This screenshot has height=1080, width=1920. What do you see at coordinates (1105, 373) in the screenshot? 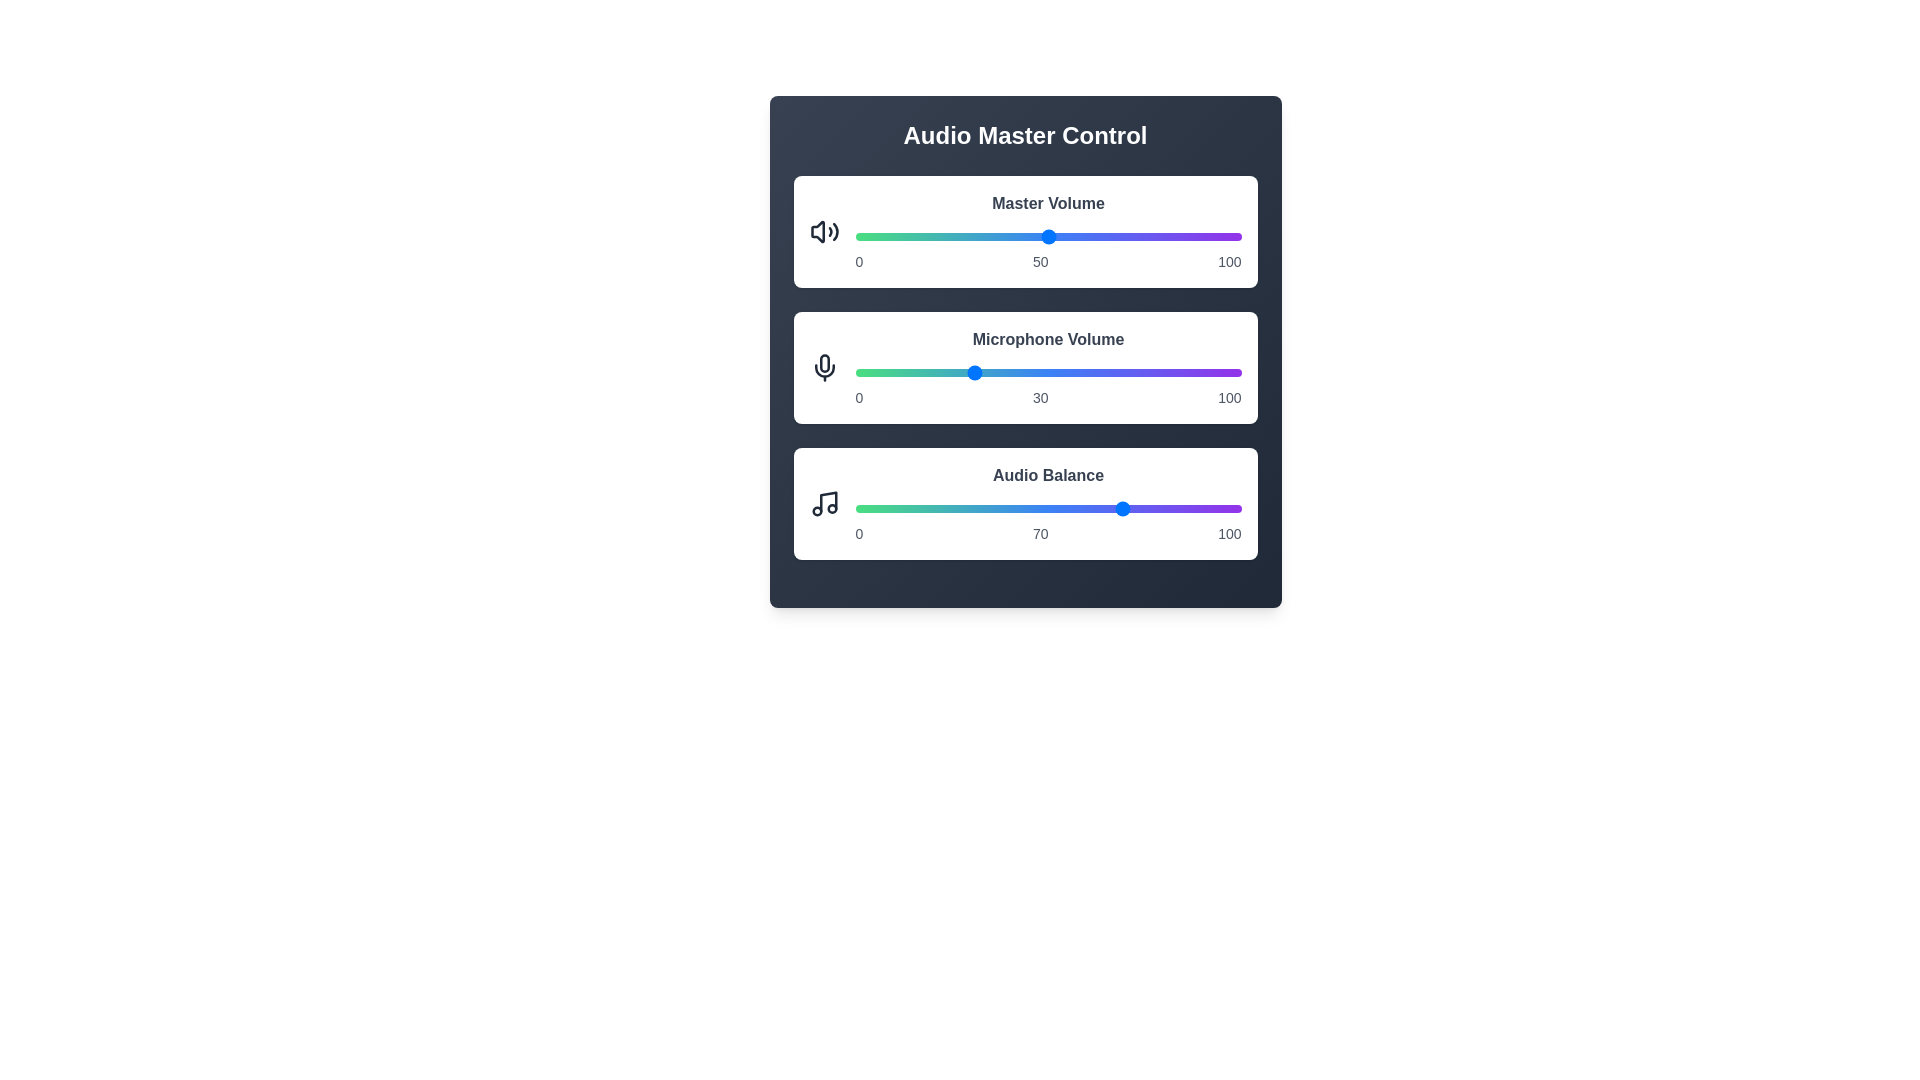
I see `the microphone volume slider to 65%` at bounding box center [1105, 373].